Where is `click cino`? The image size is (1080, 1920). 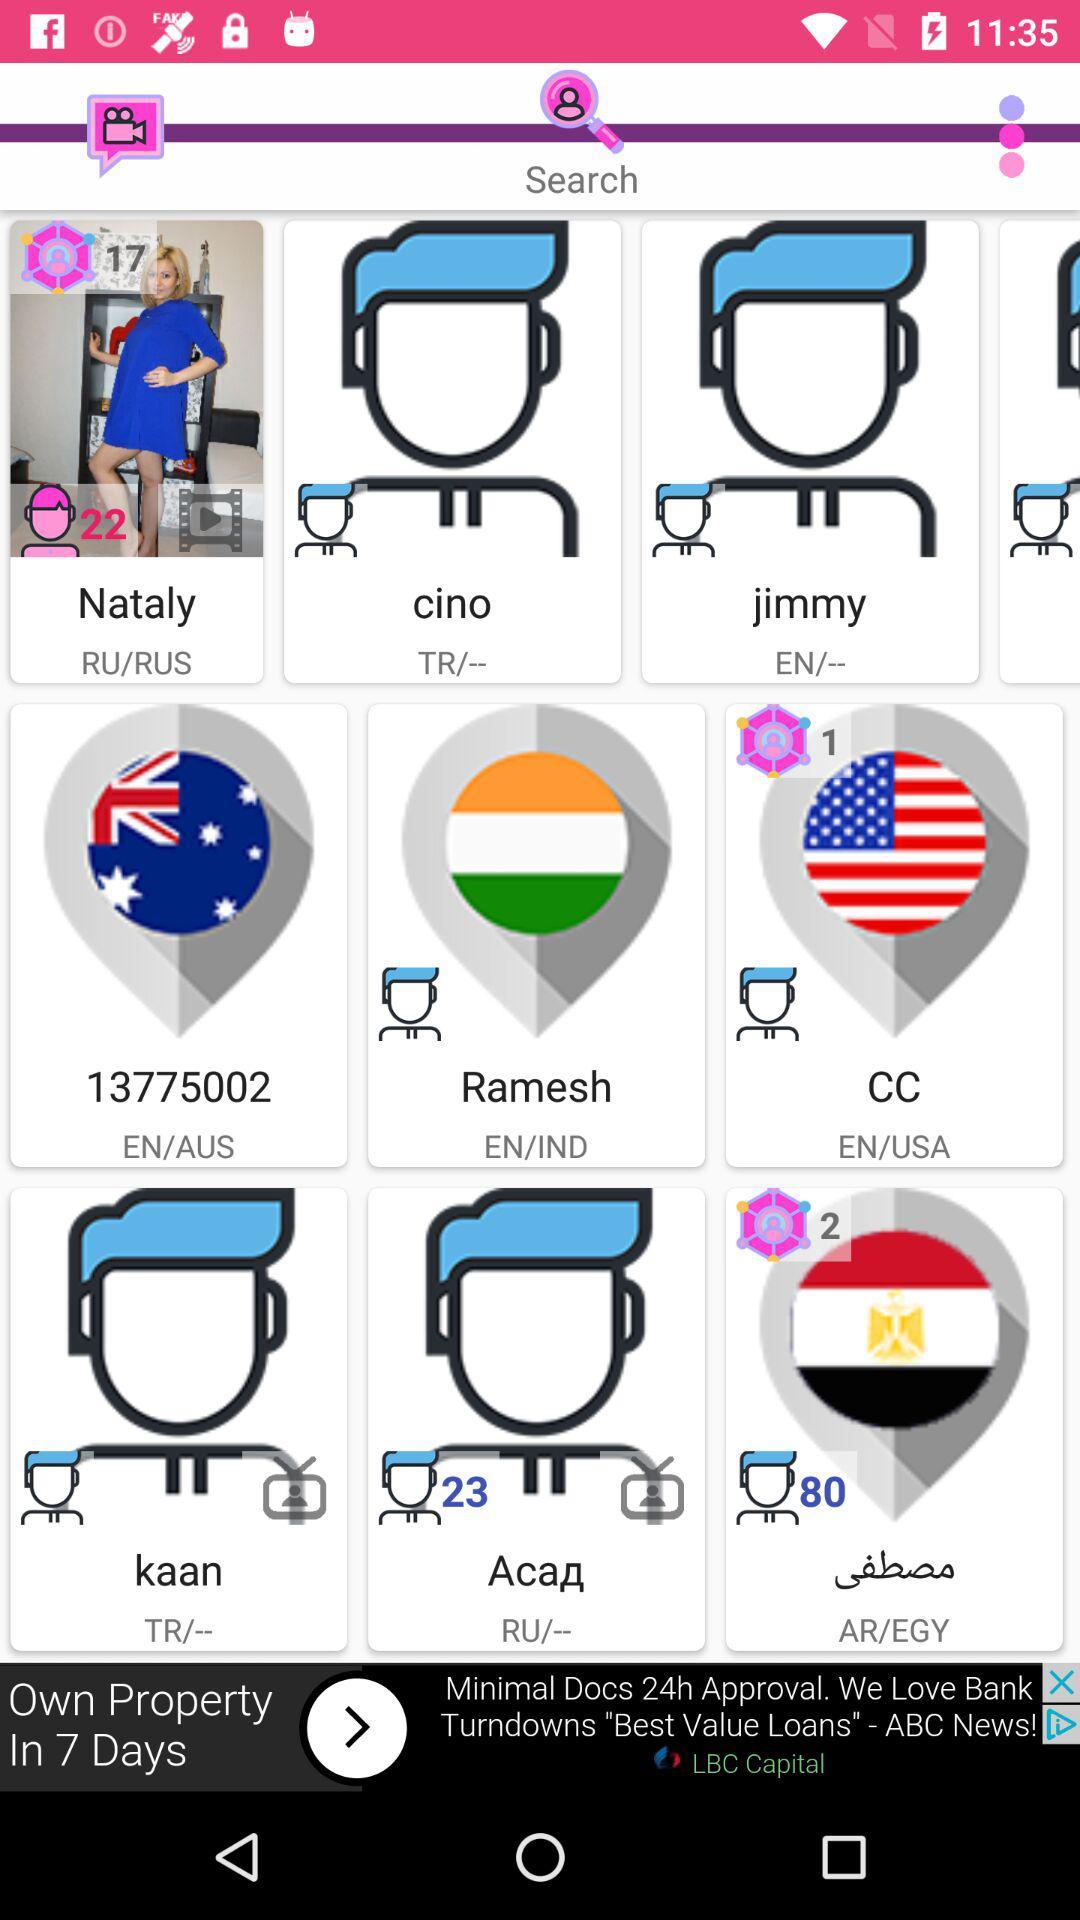
click cino is located at coordinates (452, 388).